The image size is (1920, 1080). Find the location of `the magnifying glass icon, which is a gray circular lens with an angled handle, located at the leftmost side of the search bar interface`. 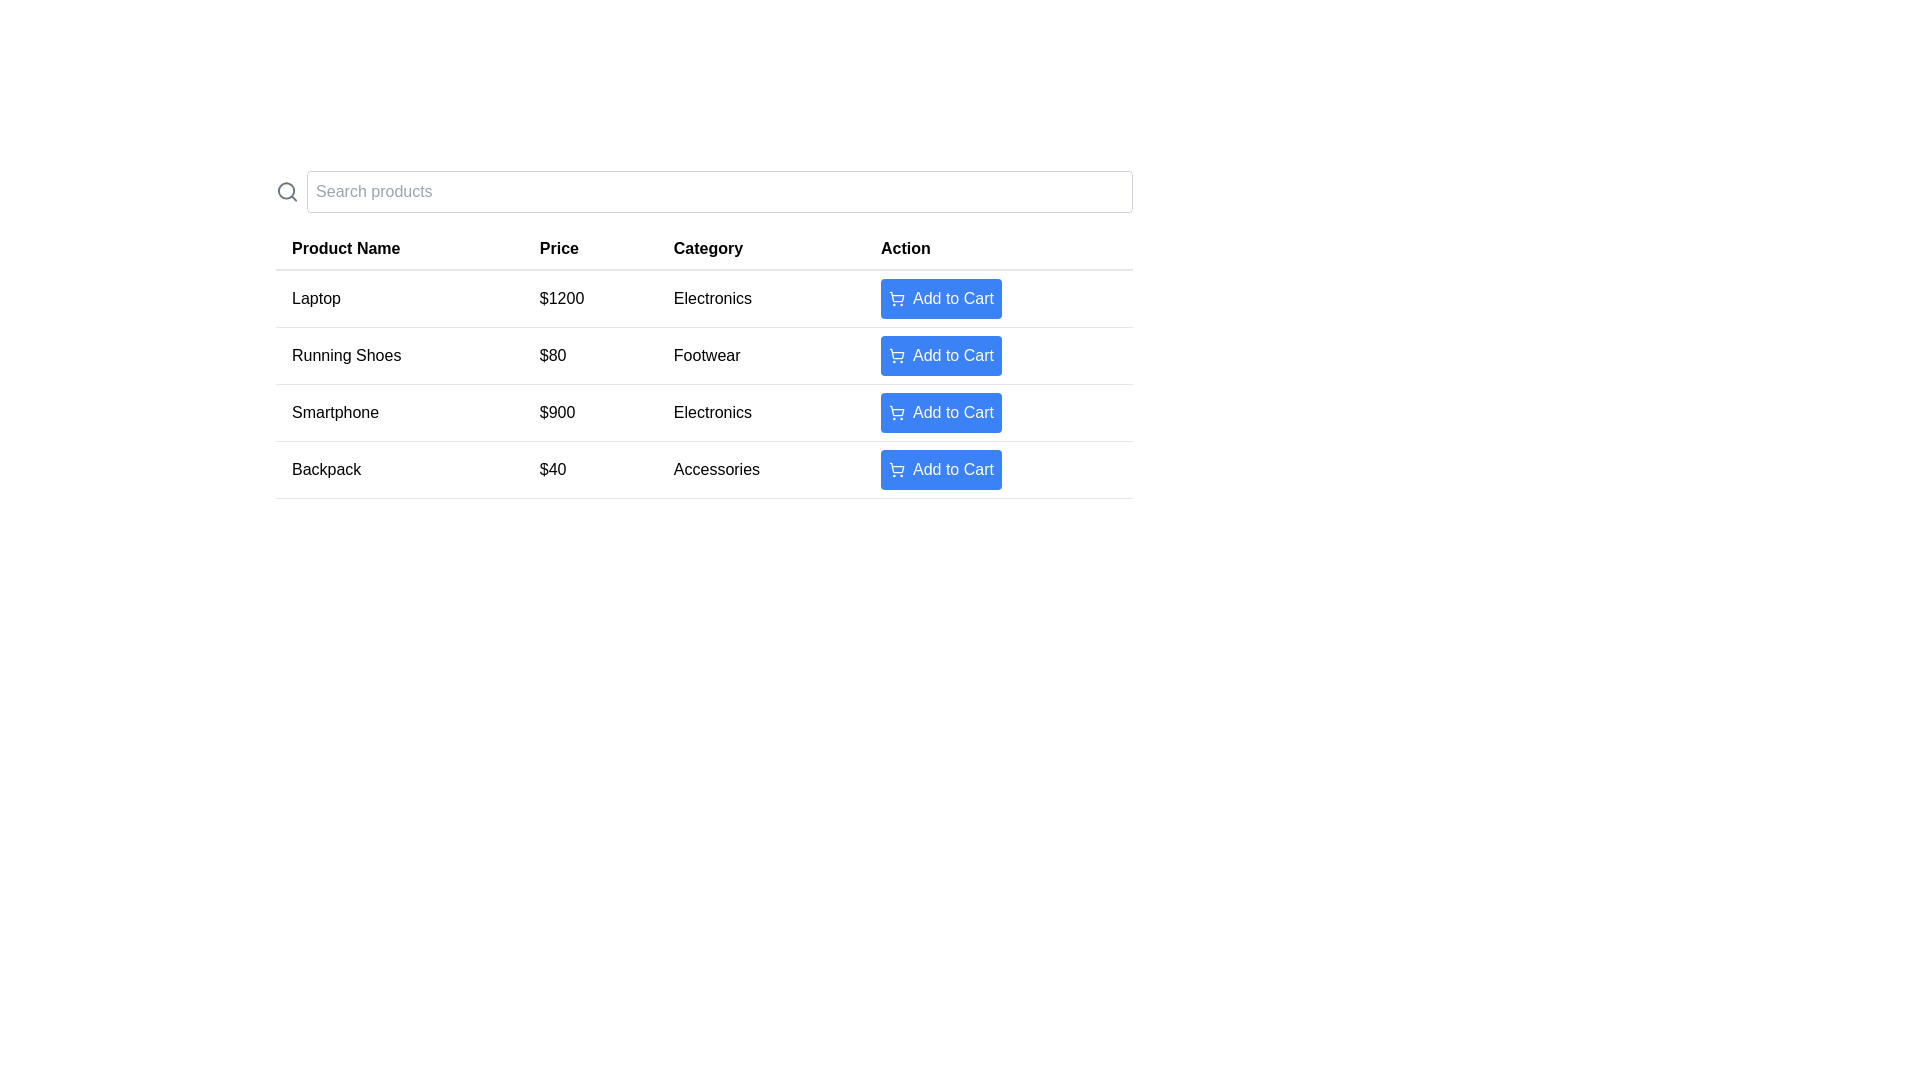

the magnifying glass icon, which is a gray circular lens with an angled handle, located at the leftmost side of the search bar interface is located at coordinates (286, 192).